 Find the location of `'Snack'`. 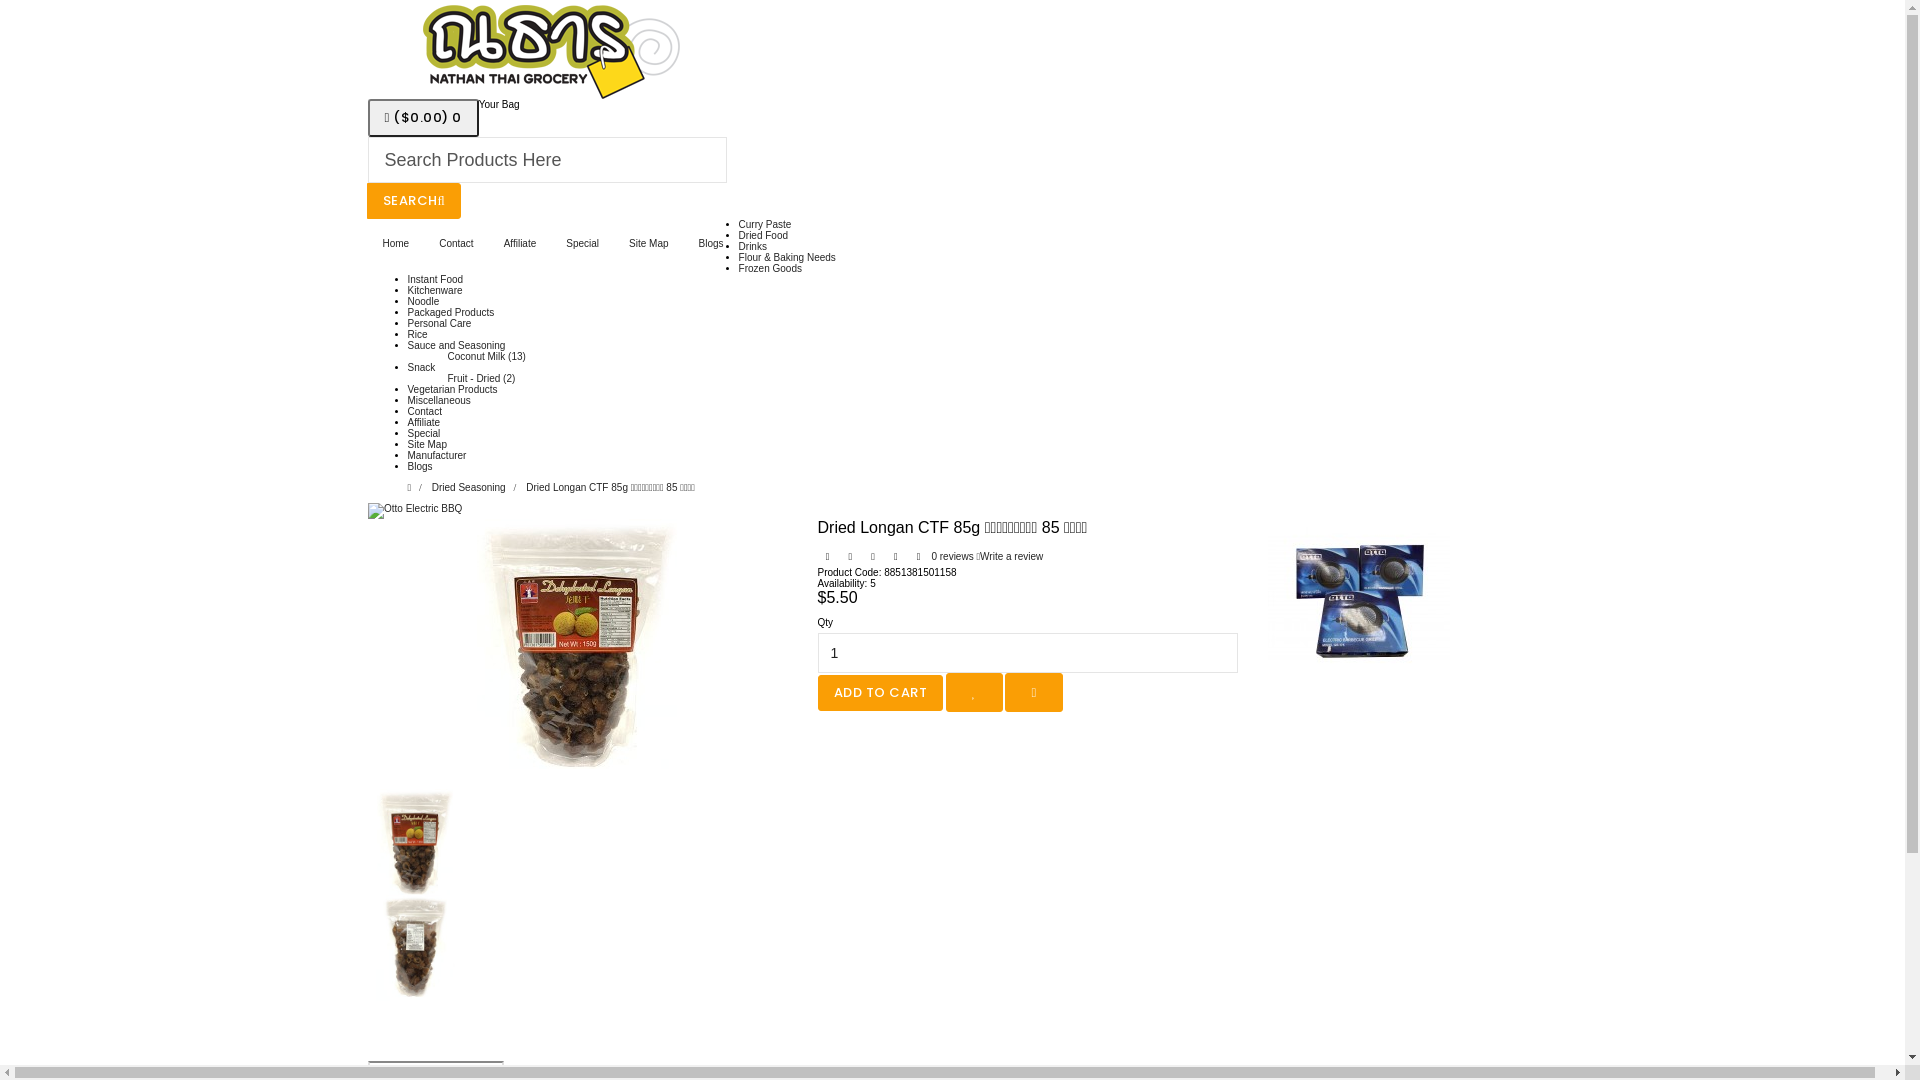

'Snack' is located at coordinates (421, 367).